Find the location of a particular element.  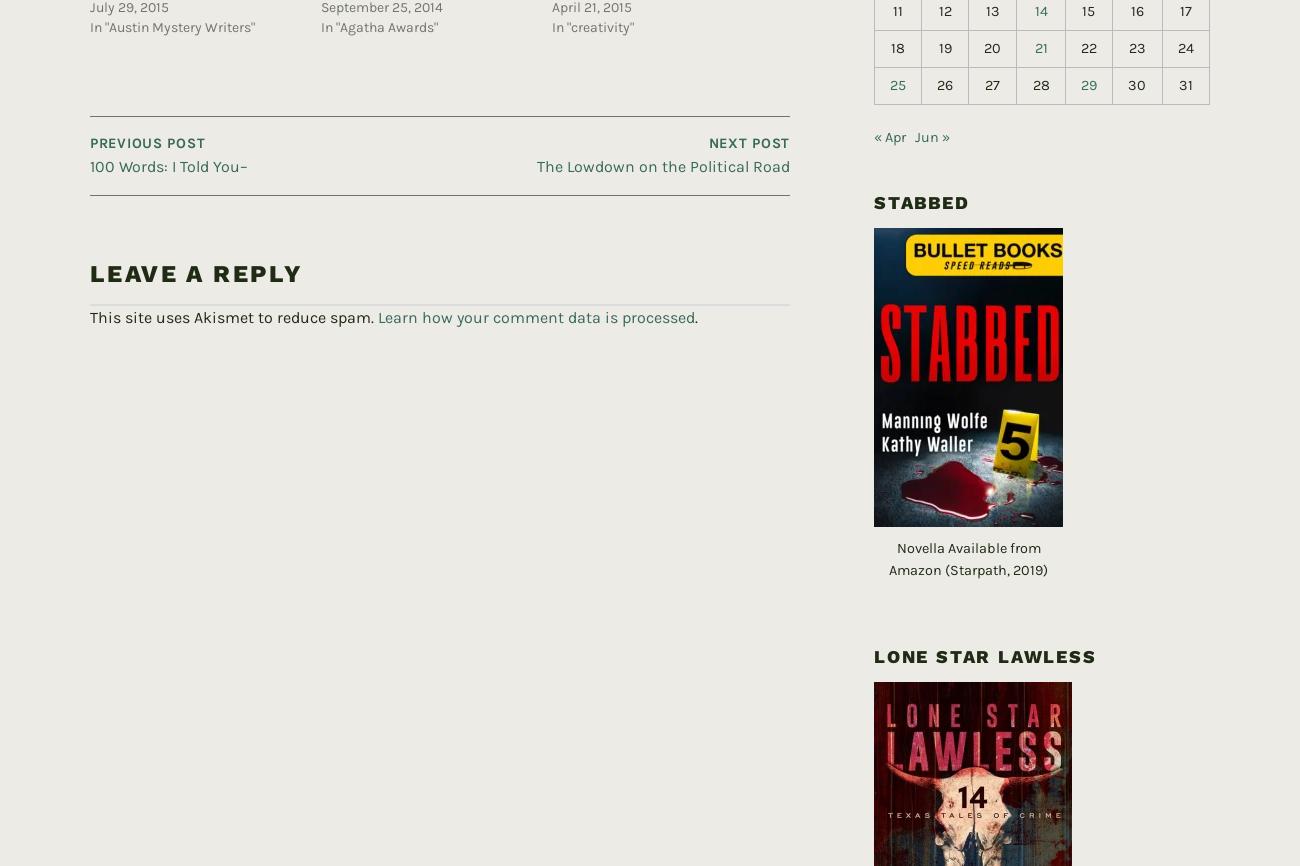

'Leave a Reply' is located at coordinates (89, 240).